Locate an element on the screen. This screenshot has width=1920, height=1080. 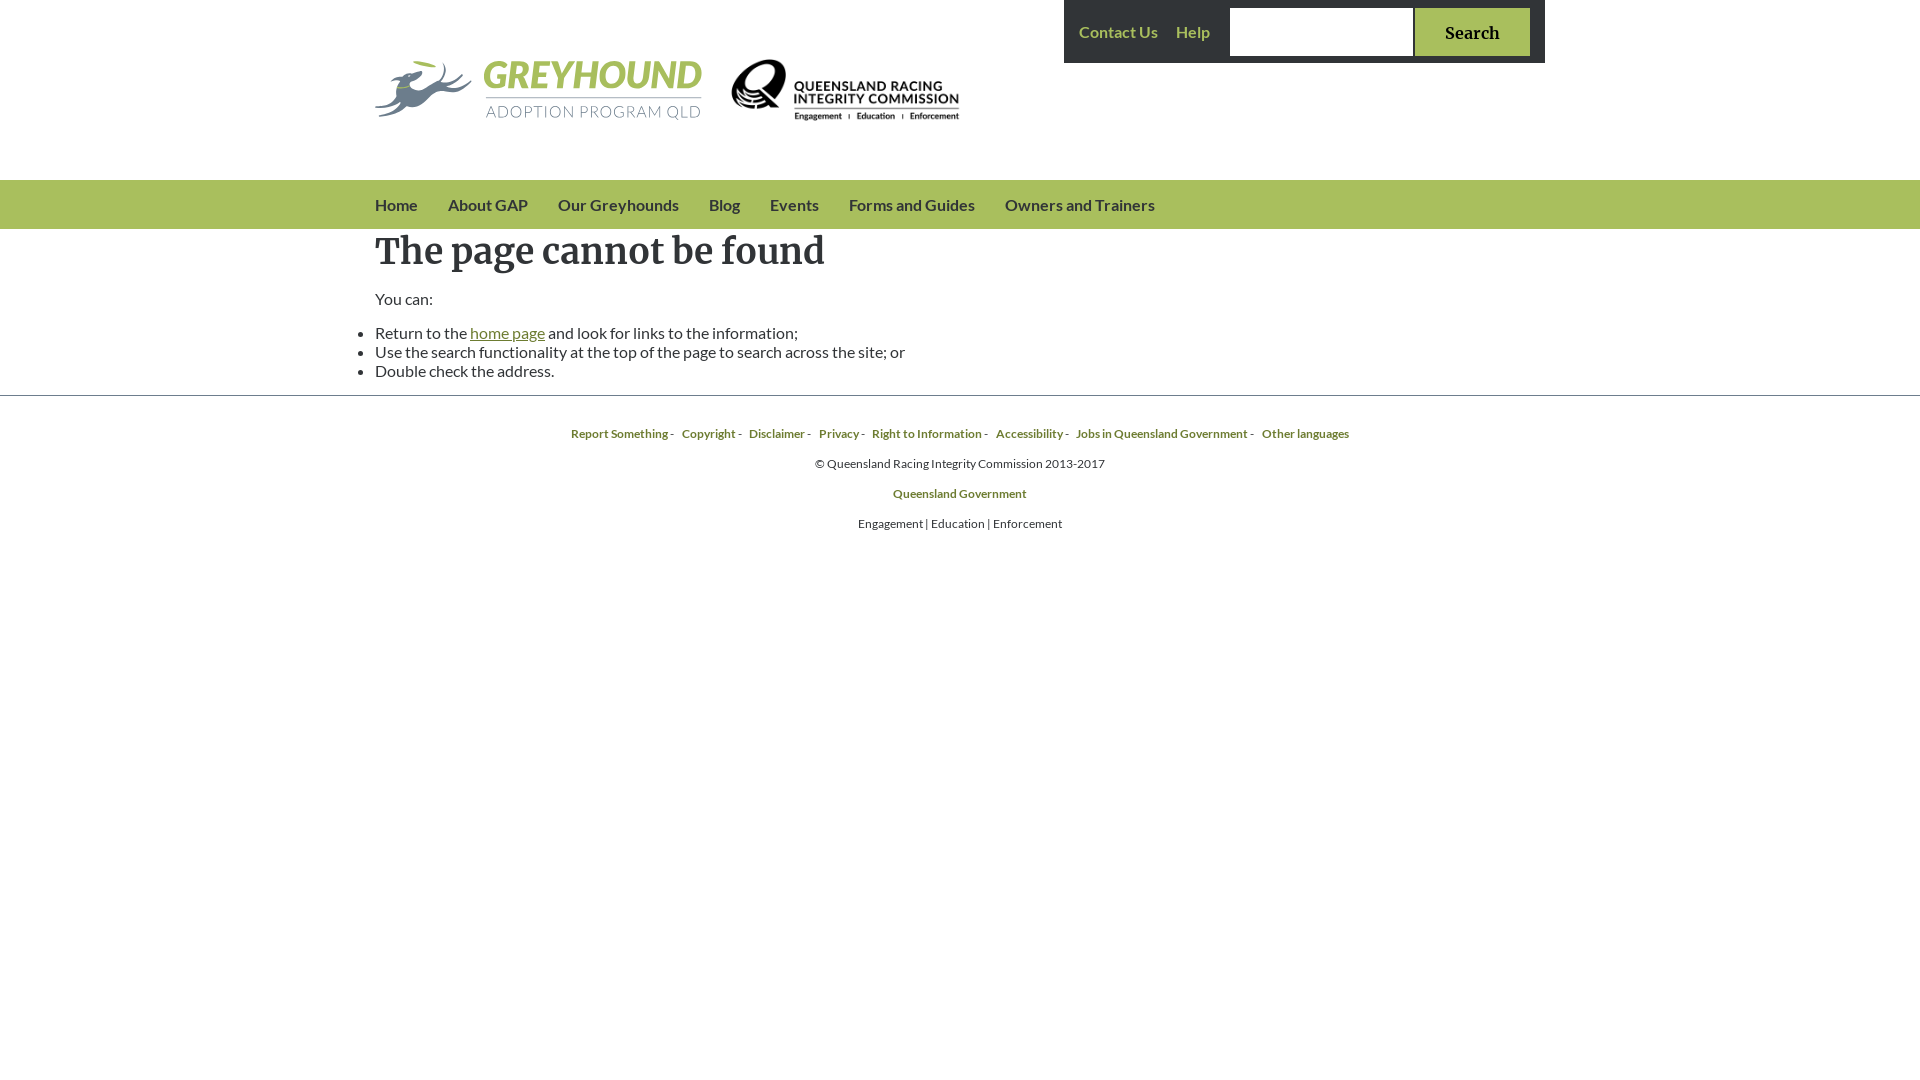
'Owners and Trainers' is located at coordinates (989, 204).